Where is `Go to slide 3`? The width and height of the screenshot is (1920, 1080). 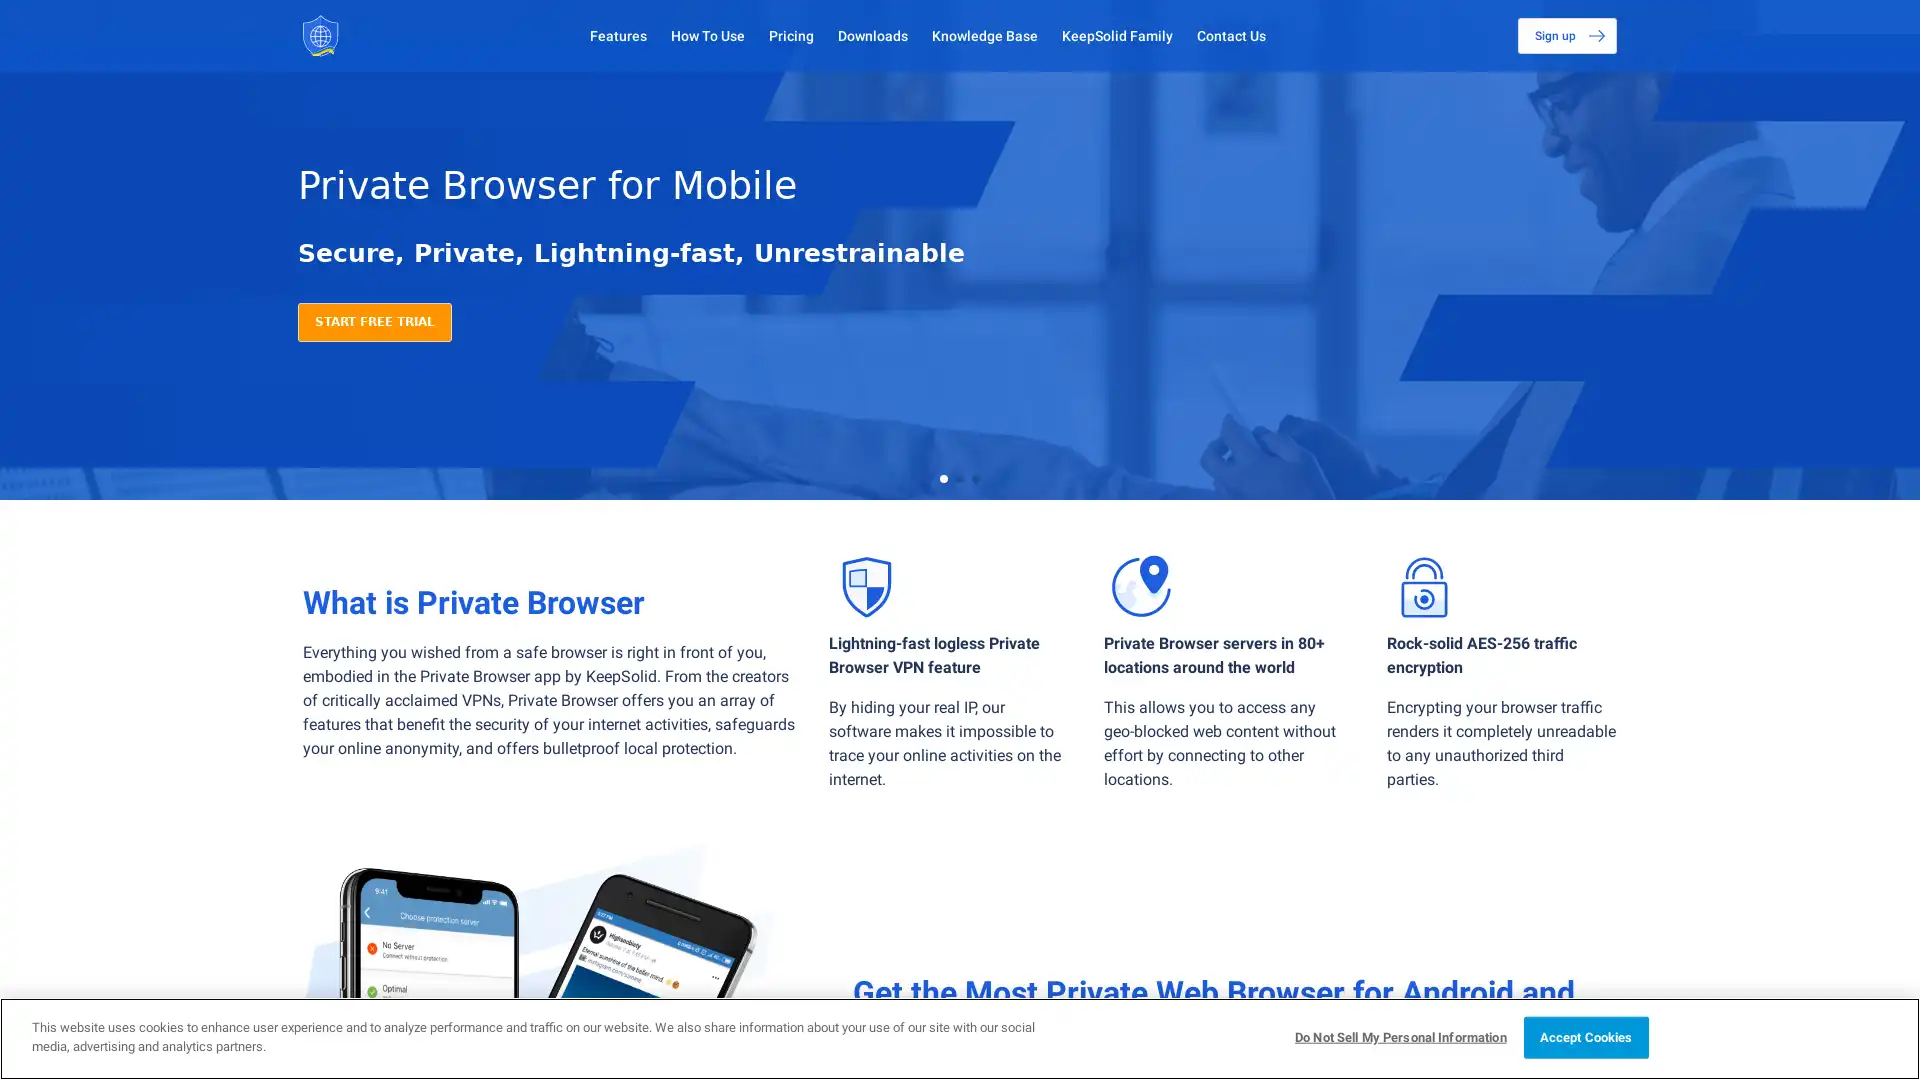
Go to slide 3 is located at coordinates (975, 478).